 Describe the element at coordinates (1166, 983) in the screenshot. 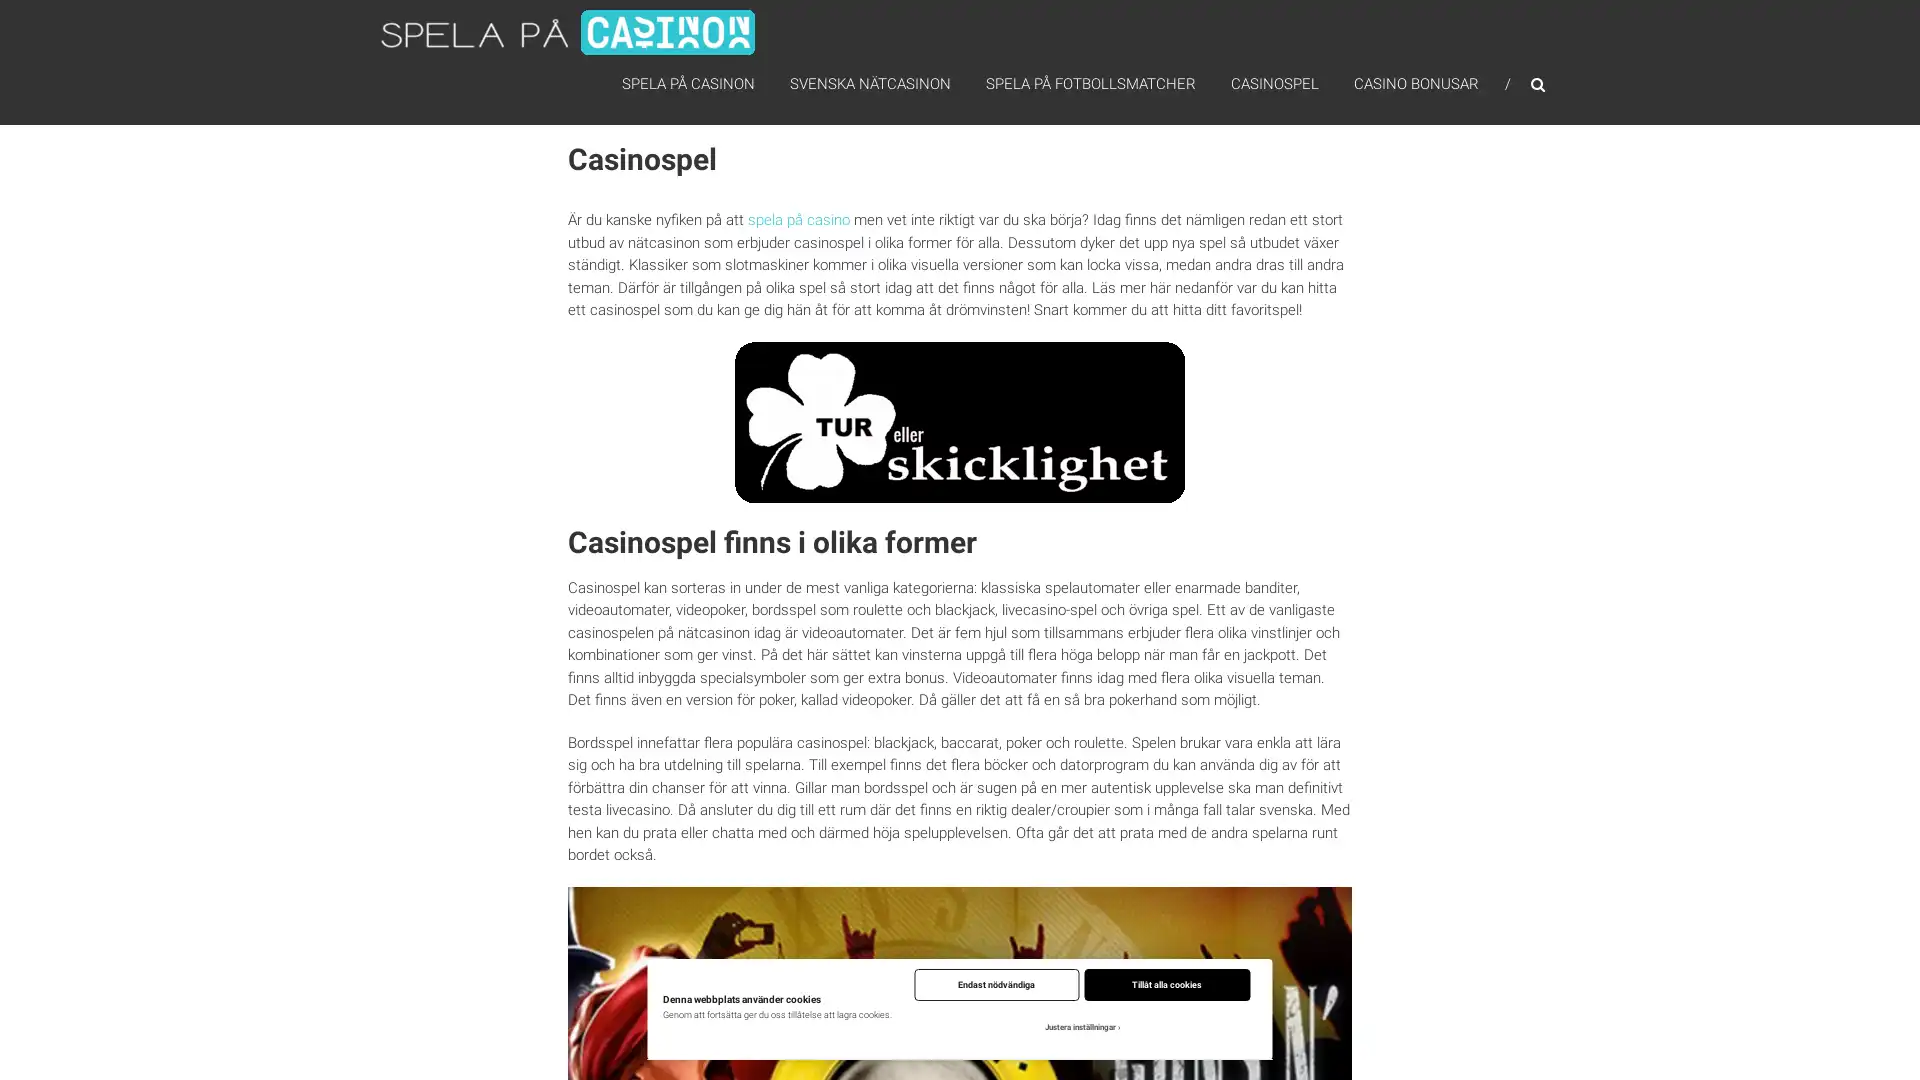

I see `Tillat alla cookies` at that location.